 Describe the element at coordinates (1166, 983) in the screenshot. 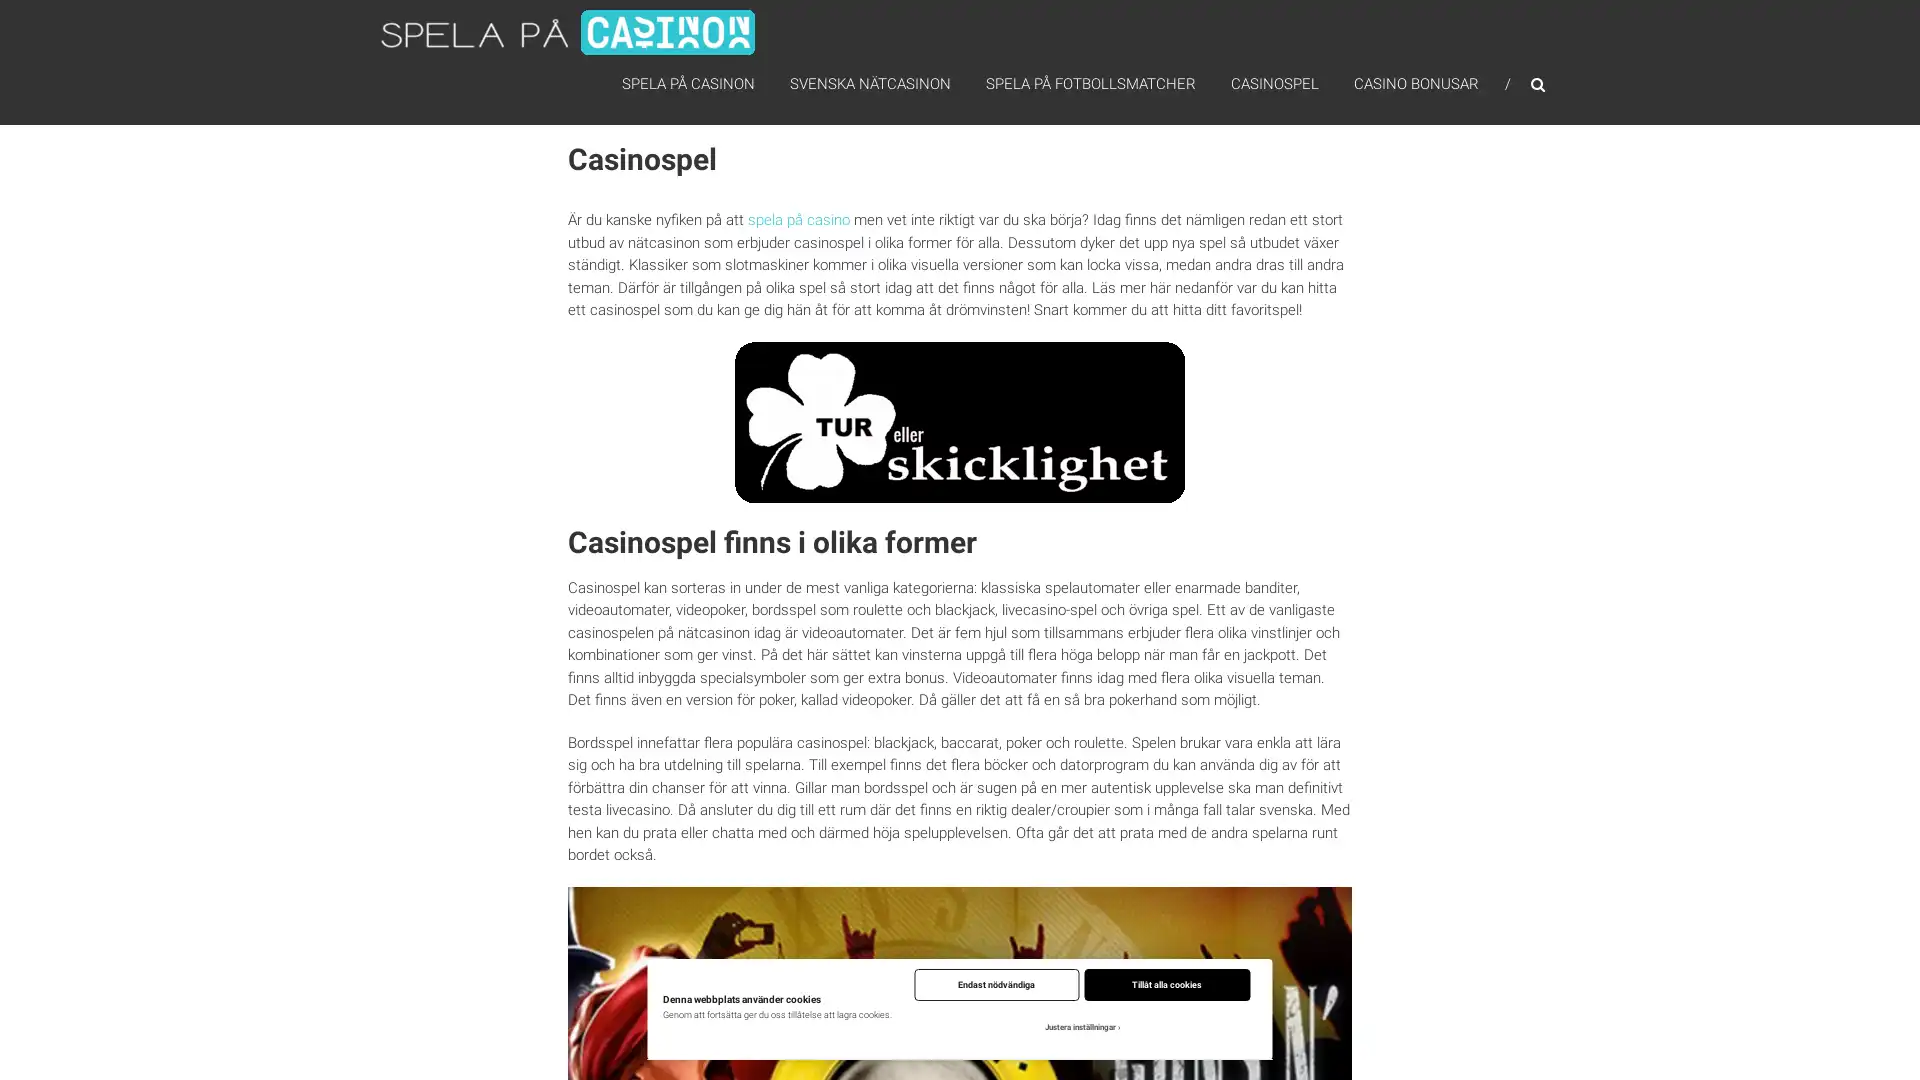

I see `Tillat alla cookies` at that location.